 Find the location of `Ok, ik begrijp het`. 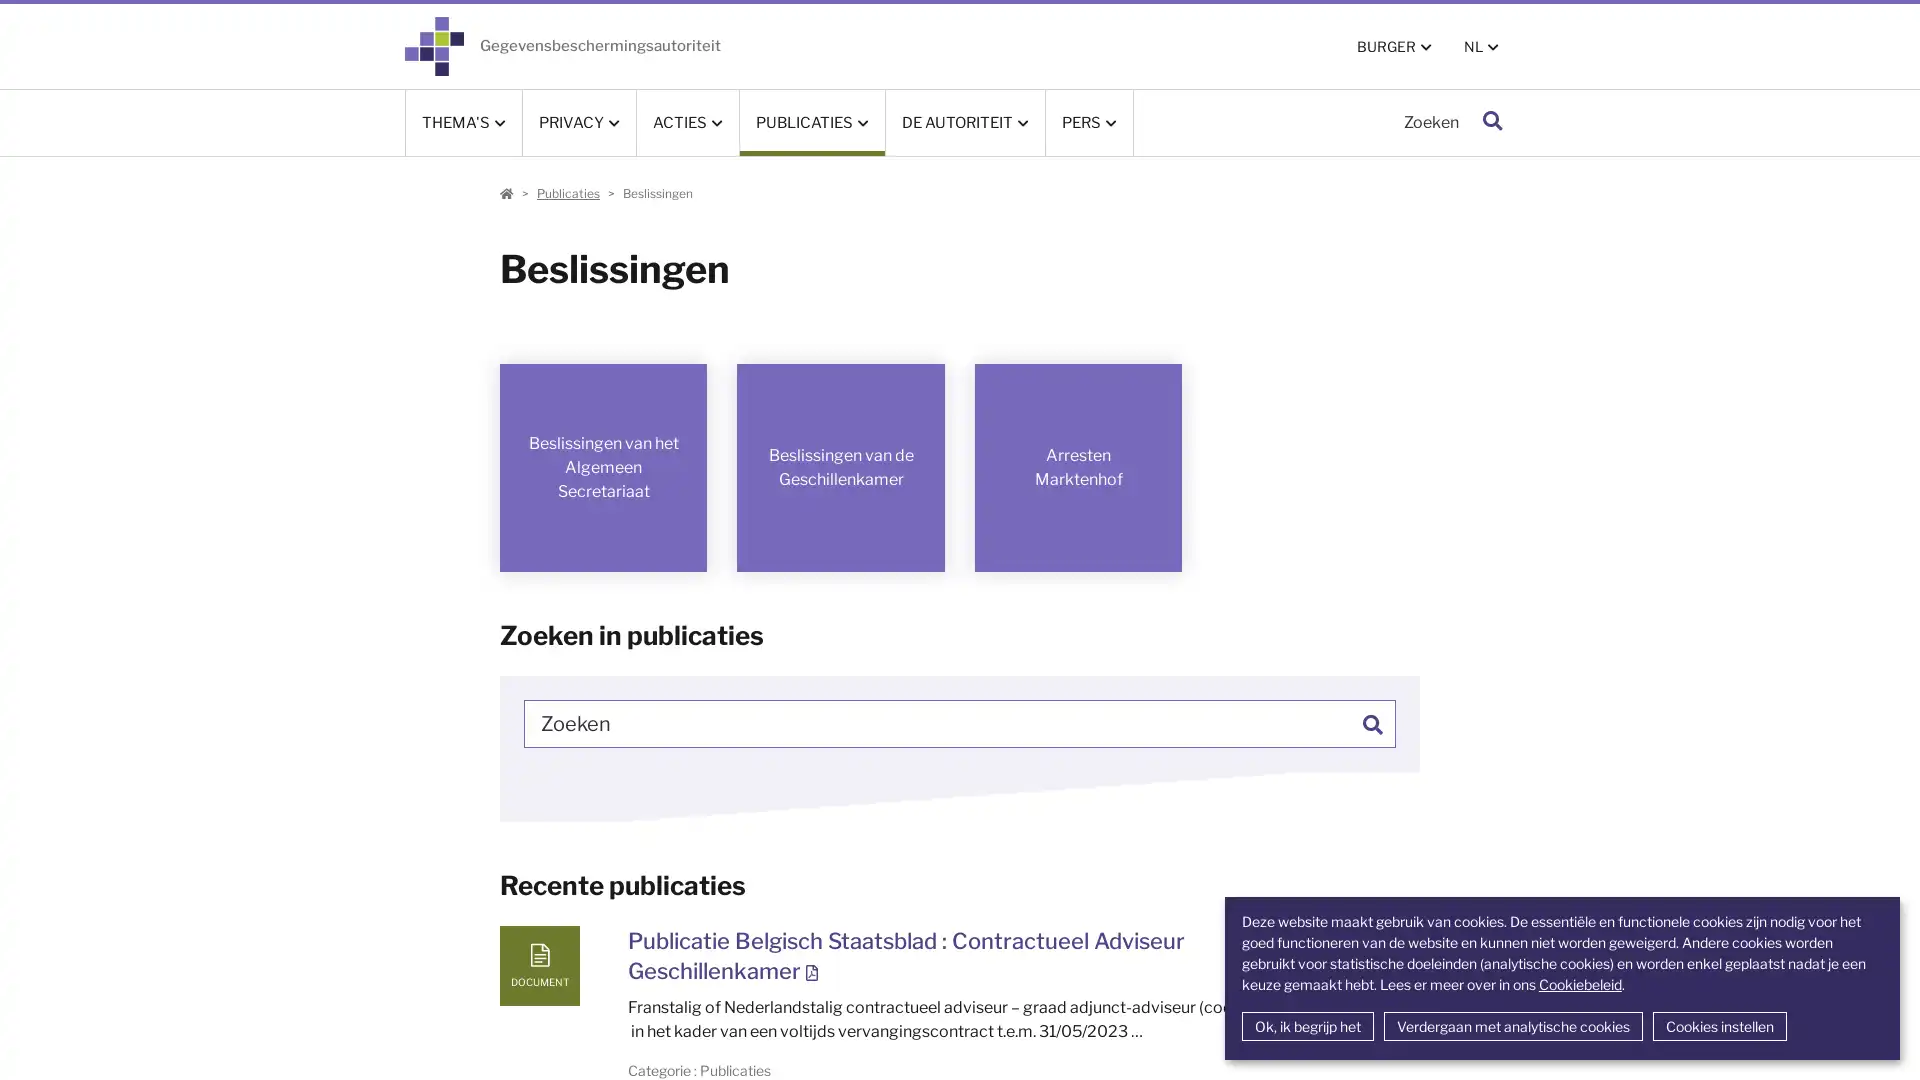

Ok, ik begrijp het is located at coordinates (1306, 1026).